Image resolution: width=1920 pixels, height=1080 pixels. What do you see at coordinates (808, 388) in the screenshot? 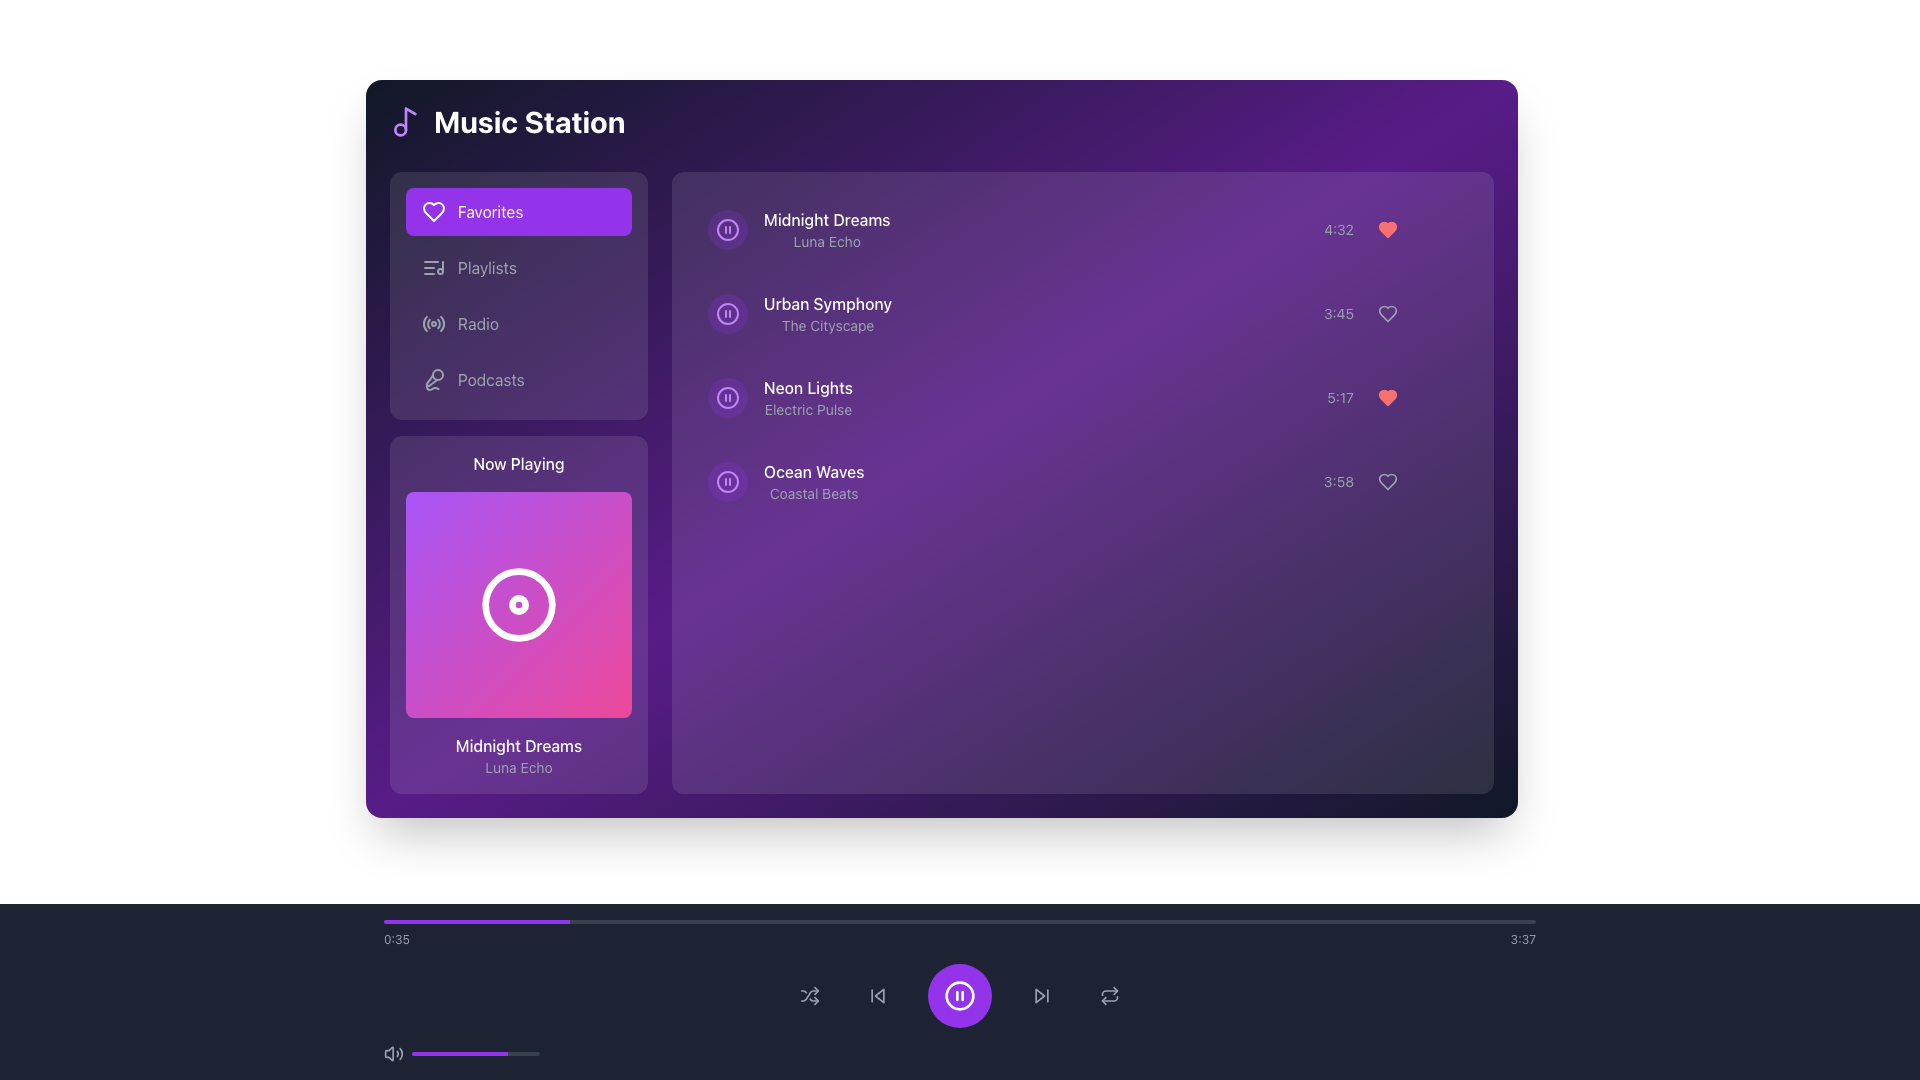
I see `text content of the title 'Neon Lights', which is the first line of the music track title in the right panel of the interface` at bounding box center [808, 388].